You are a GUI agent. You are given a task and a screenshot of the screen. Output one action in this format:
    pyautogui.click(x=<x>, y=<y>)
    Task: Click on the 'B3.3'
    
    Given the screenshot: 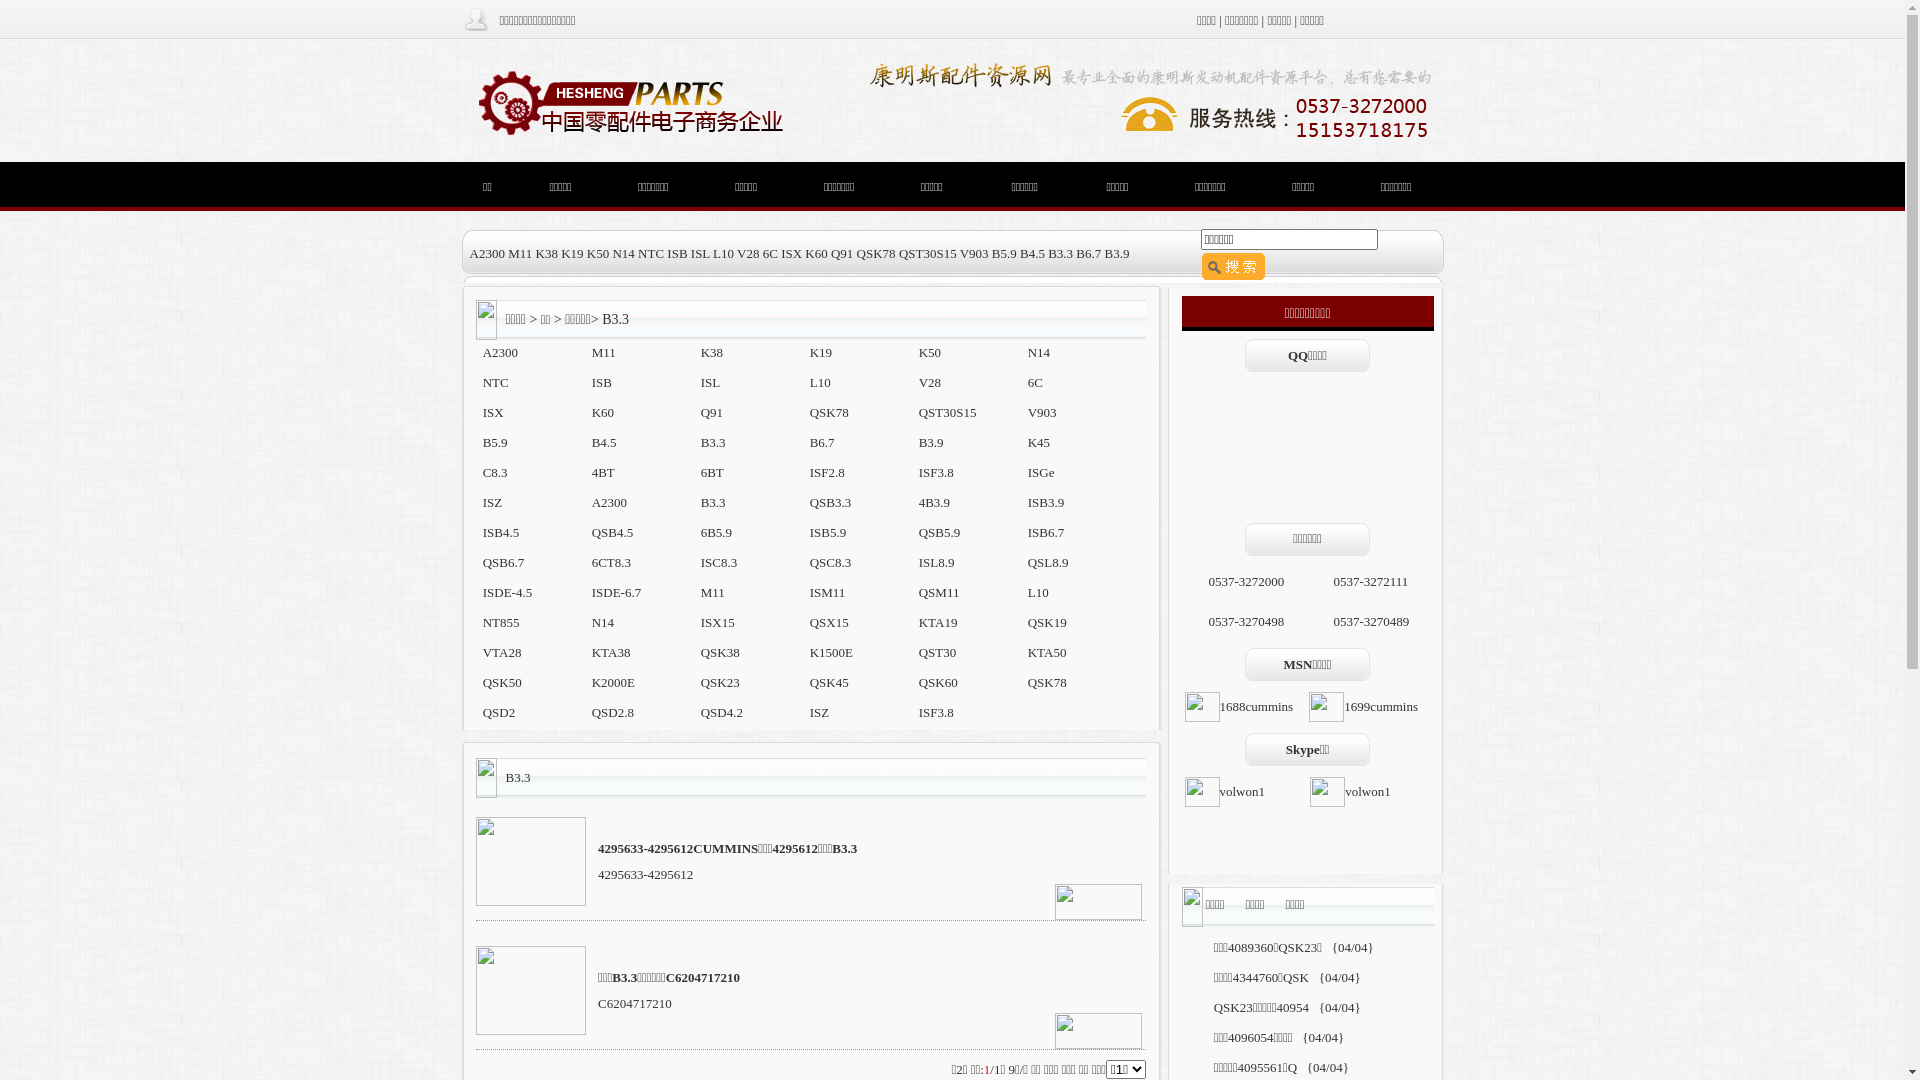 What is the action you would take?
    pyautogui.click(x=713, y=501)
    